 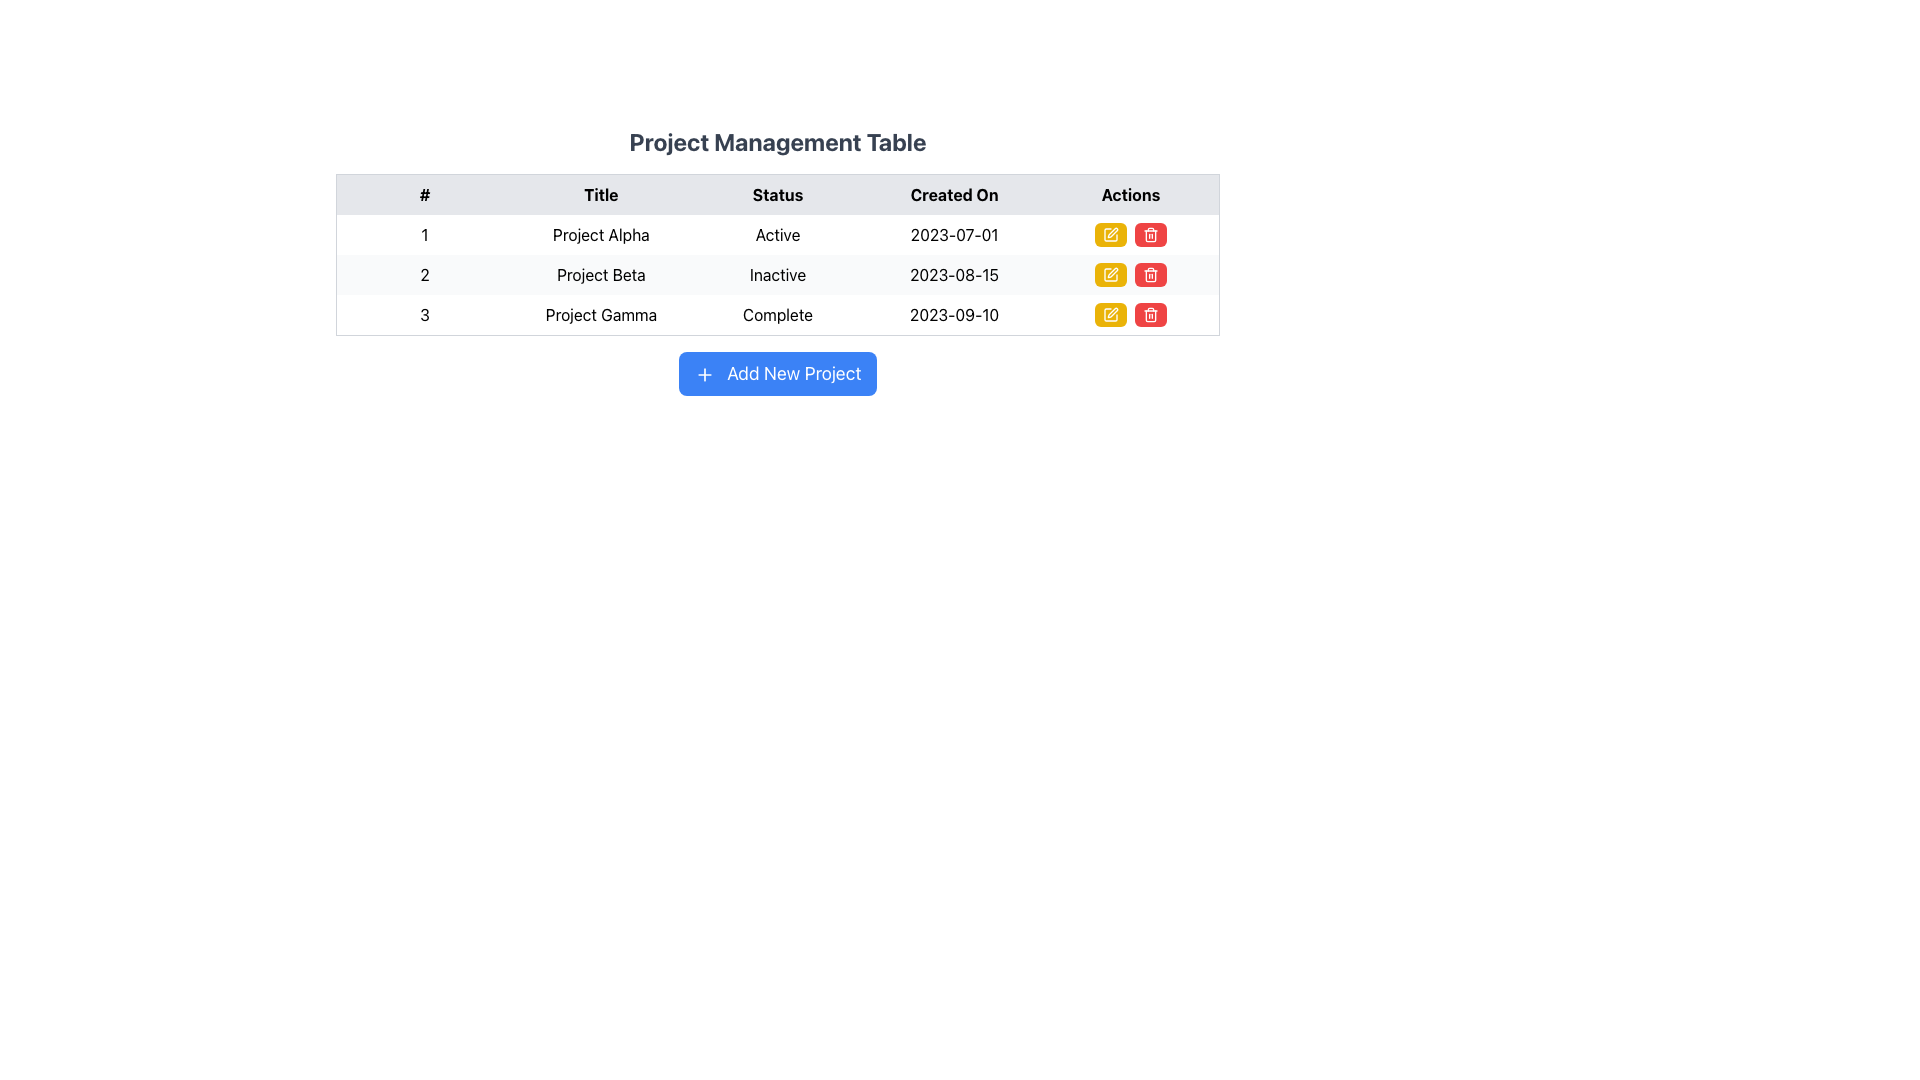 What do you see at coordinates (423, 194) in the screenshot?
I see `the table header cell containing the character '#' in the project management table, which is the first cell in the header row` at bounding box center [423, 194].